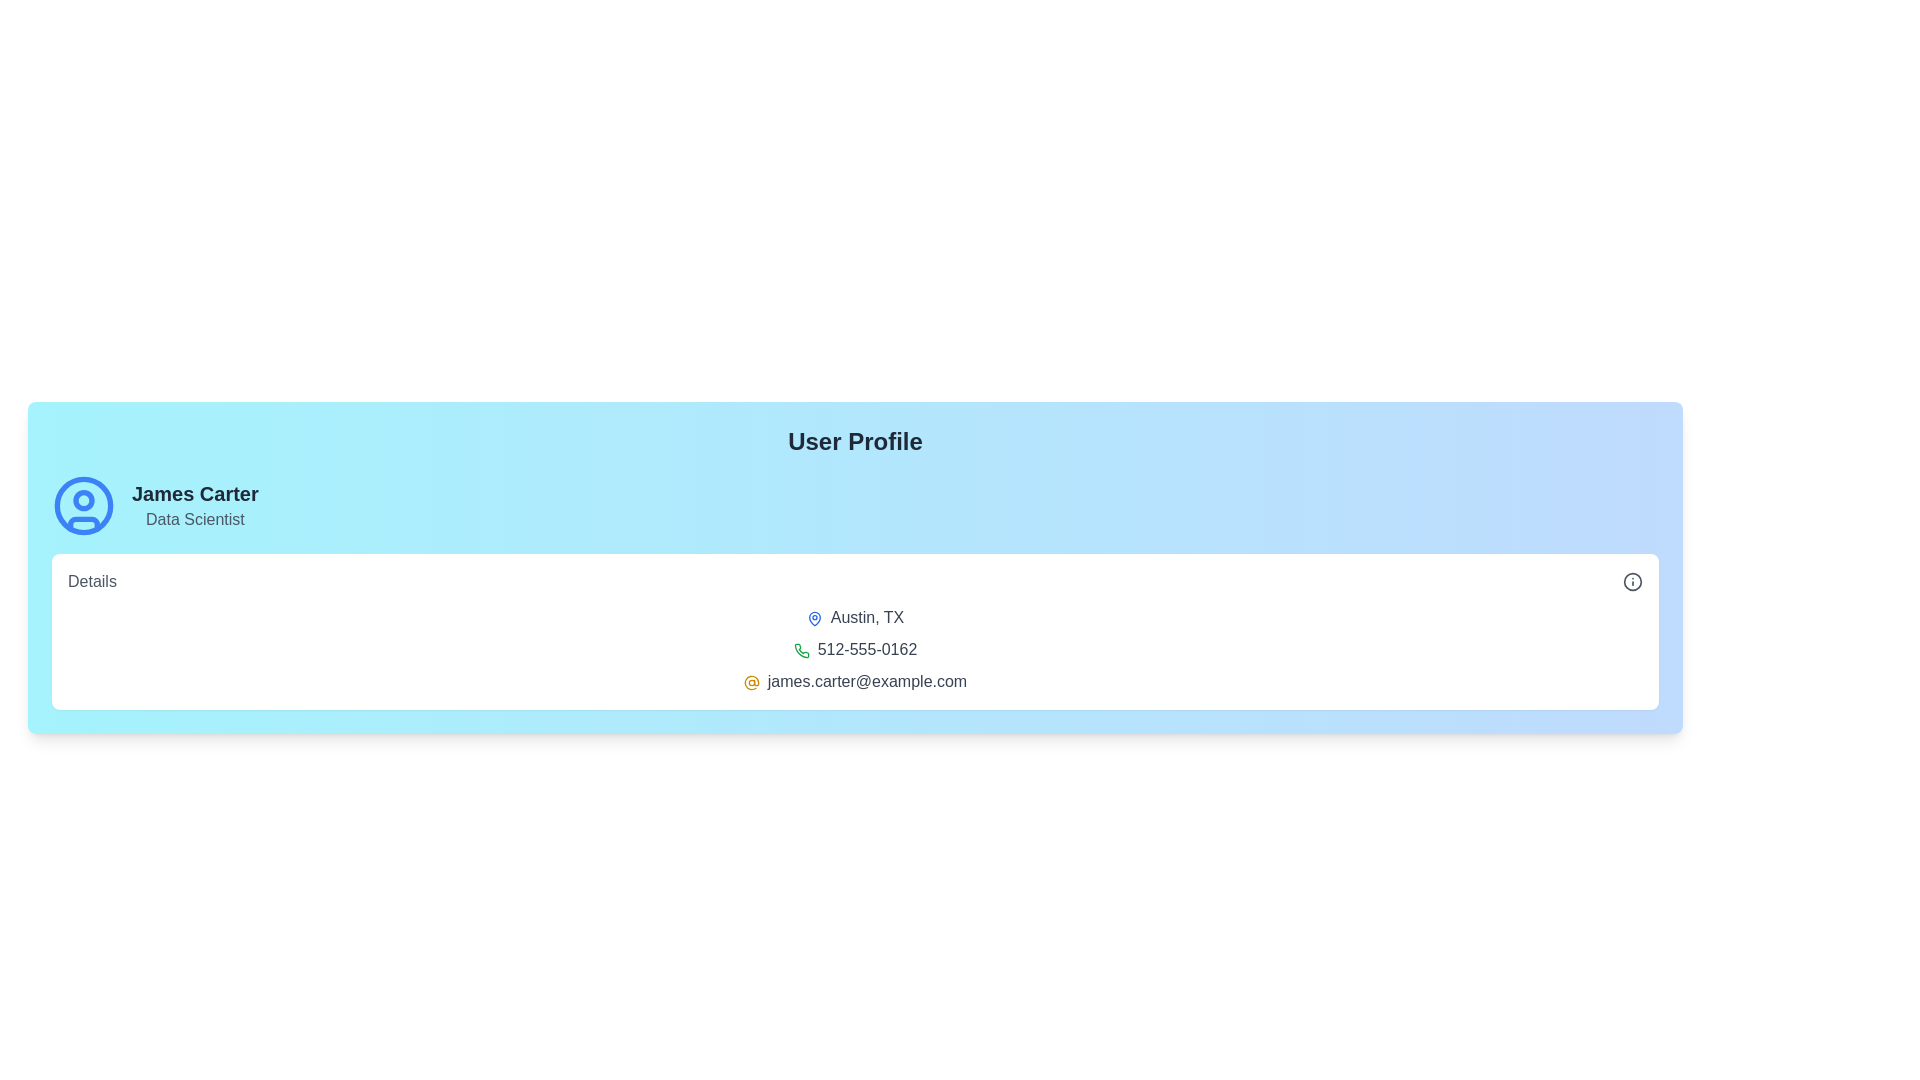  I want to click on the phone icon located before the phone number '512-555-0162', so click(801, 650).